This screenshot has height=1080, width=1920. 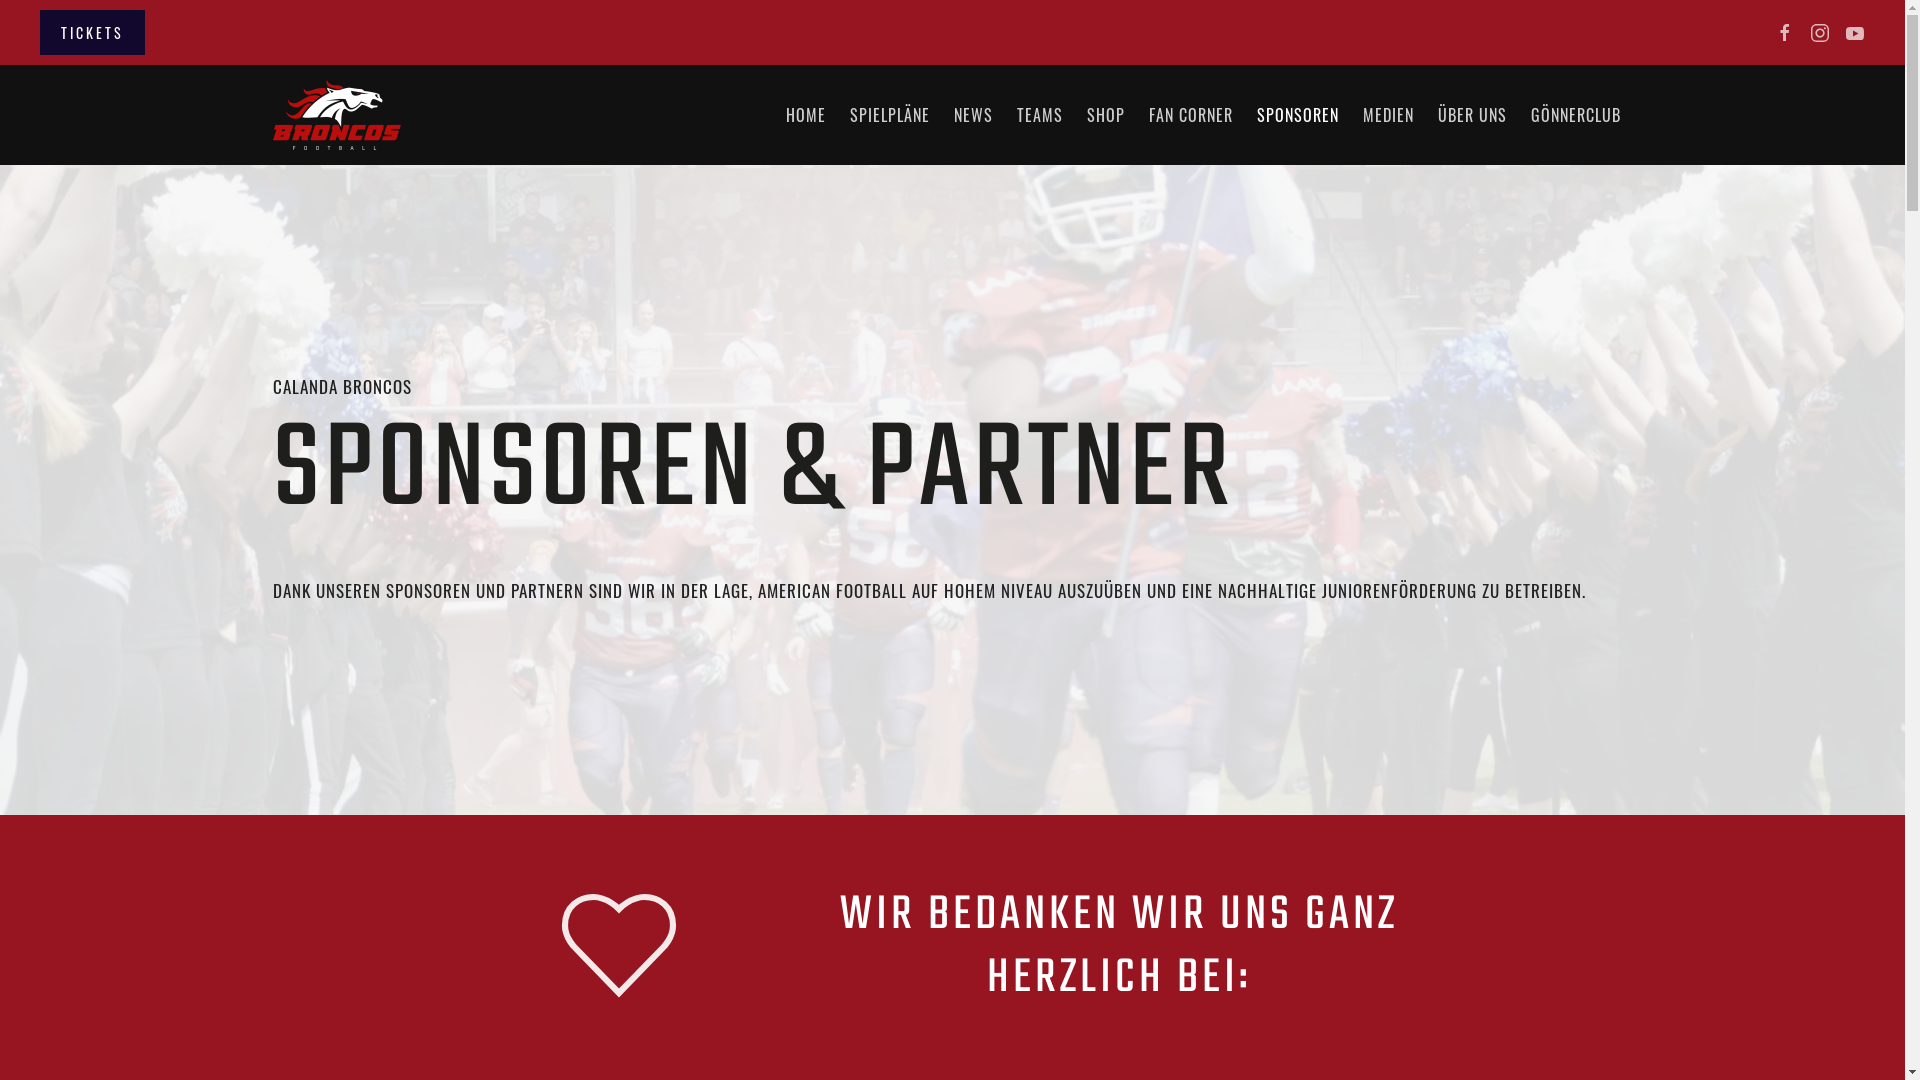 What do you see at coordinates (1003, 115) in the screenshot?
I see `'TEAMS'` at bounding box center [1003, 115].